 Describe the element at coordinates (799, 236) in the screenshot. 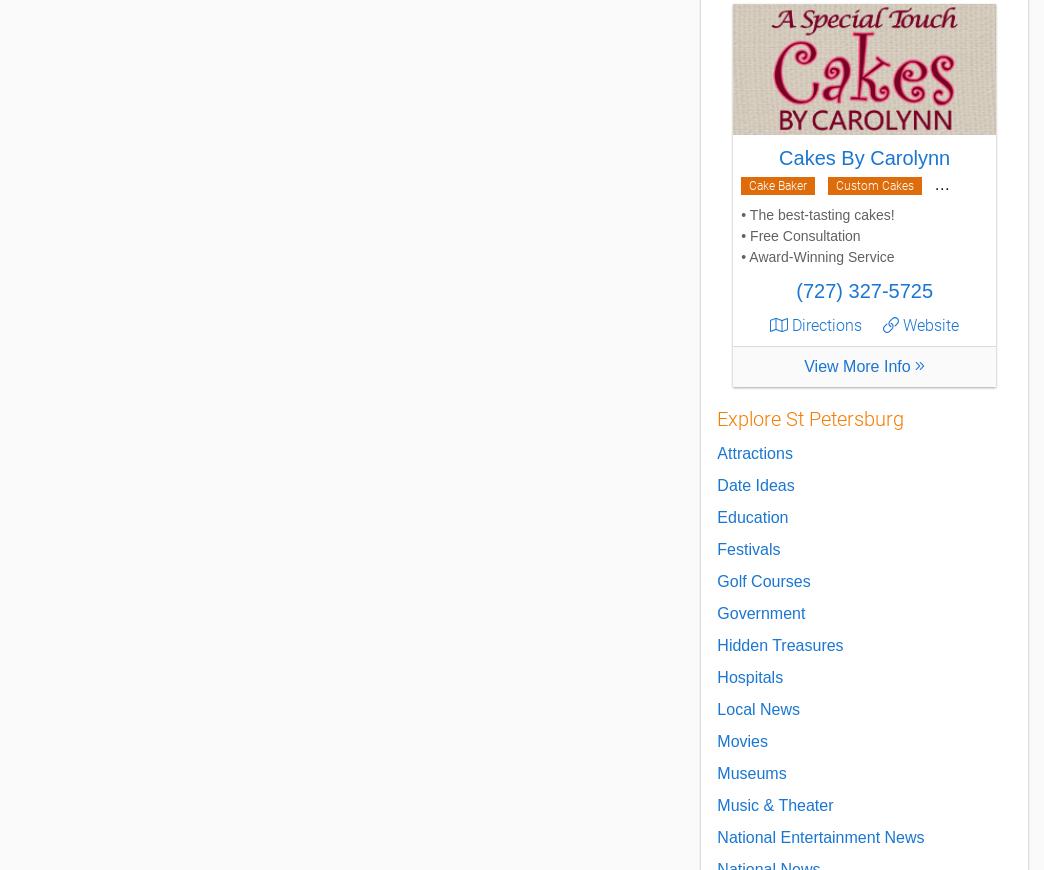

I see `'• Free Consultation'` at that location.